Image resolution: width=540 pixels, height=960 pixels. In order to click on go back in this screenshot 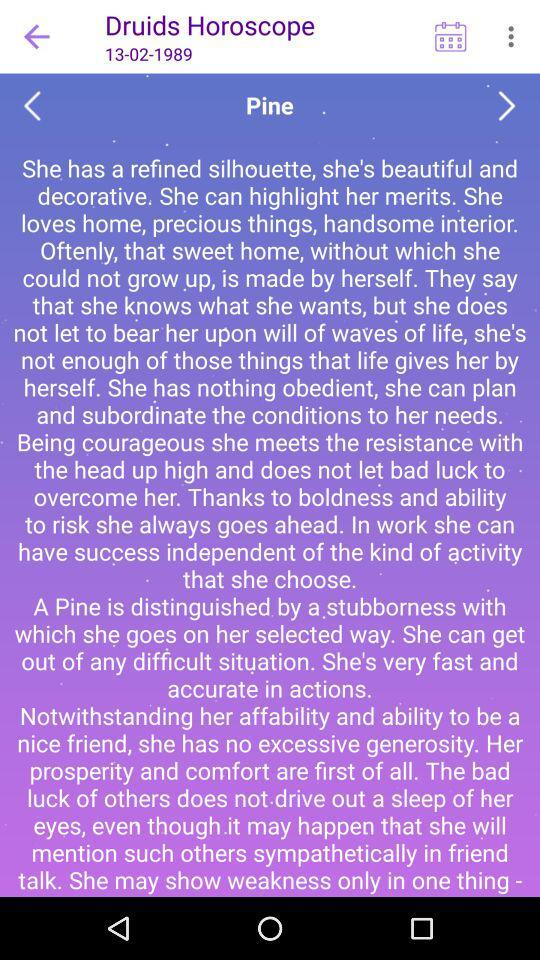, I will do `click(31, 106)`.